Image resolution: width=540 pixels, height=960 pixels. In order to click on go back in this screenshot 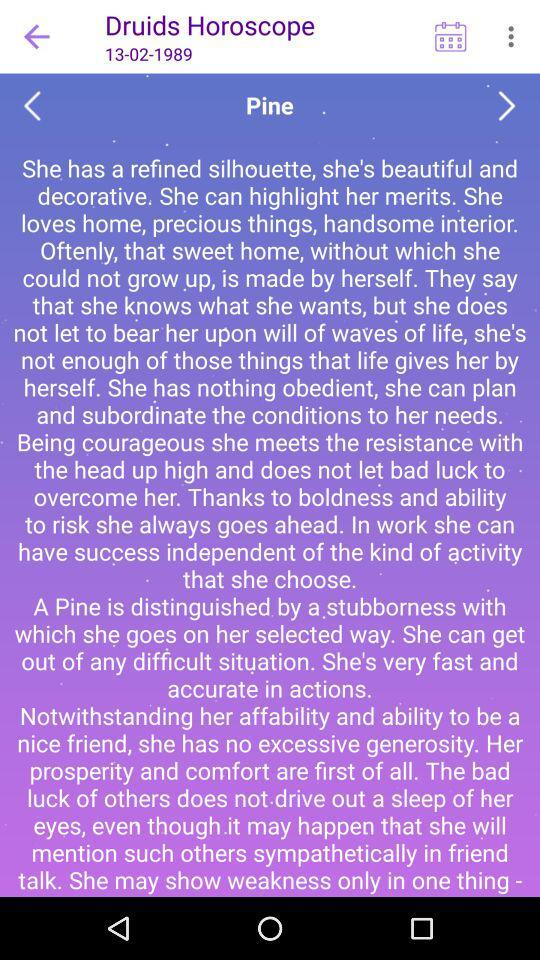, I will do `click(31, 106)`.